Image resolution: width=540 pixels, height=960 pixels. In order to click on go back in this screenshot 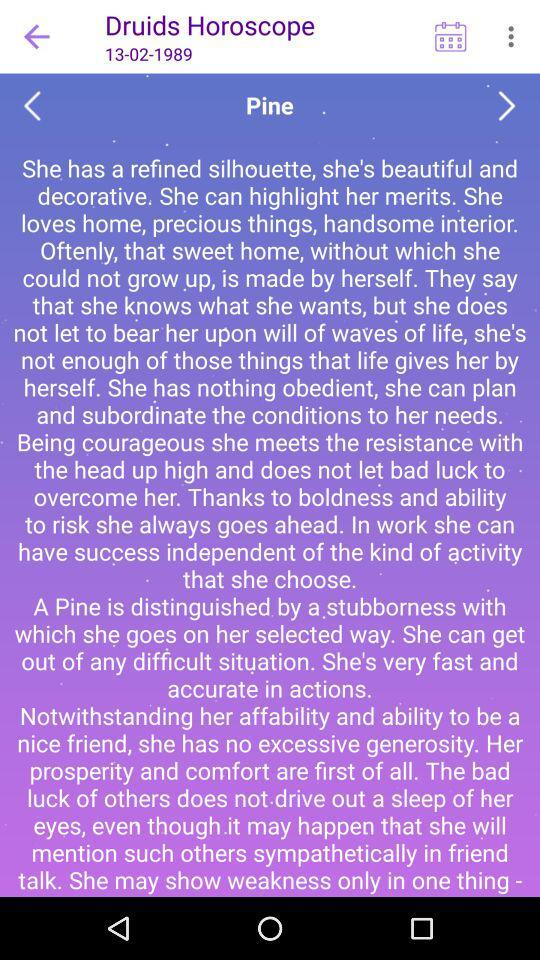, I will do `click(31, 106)`.